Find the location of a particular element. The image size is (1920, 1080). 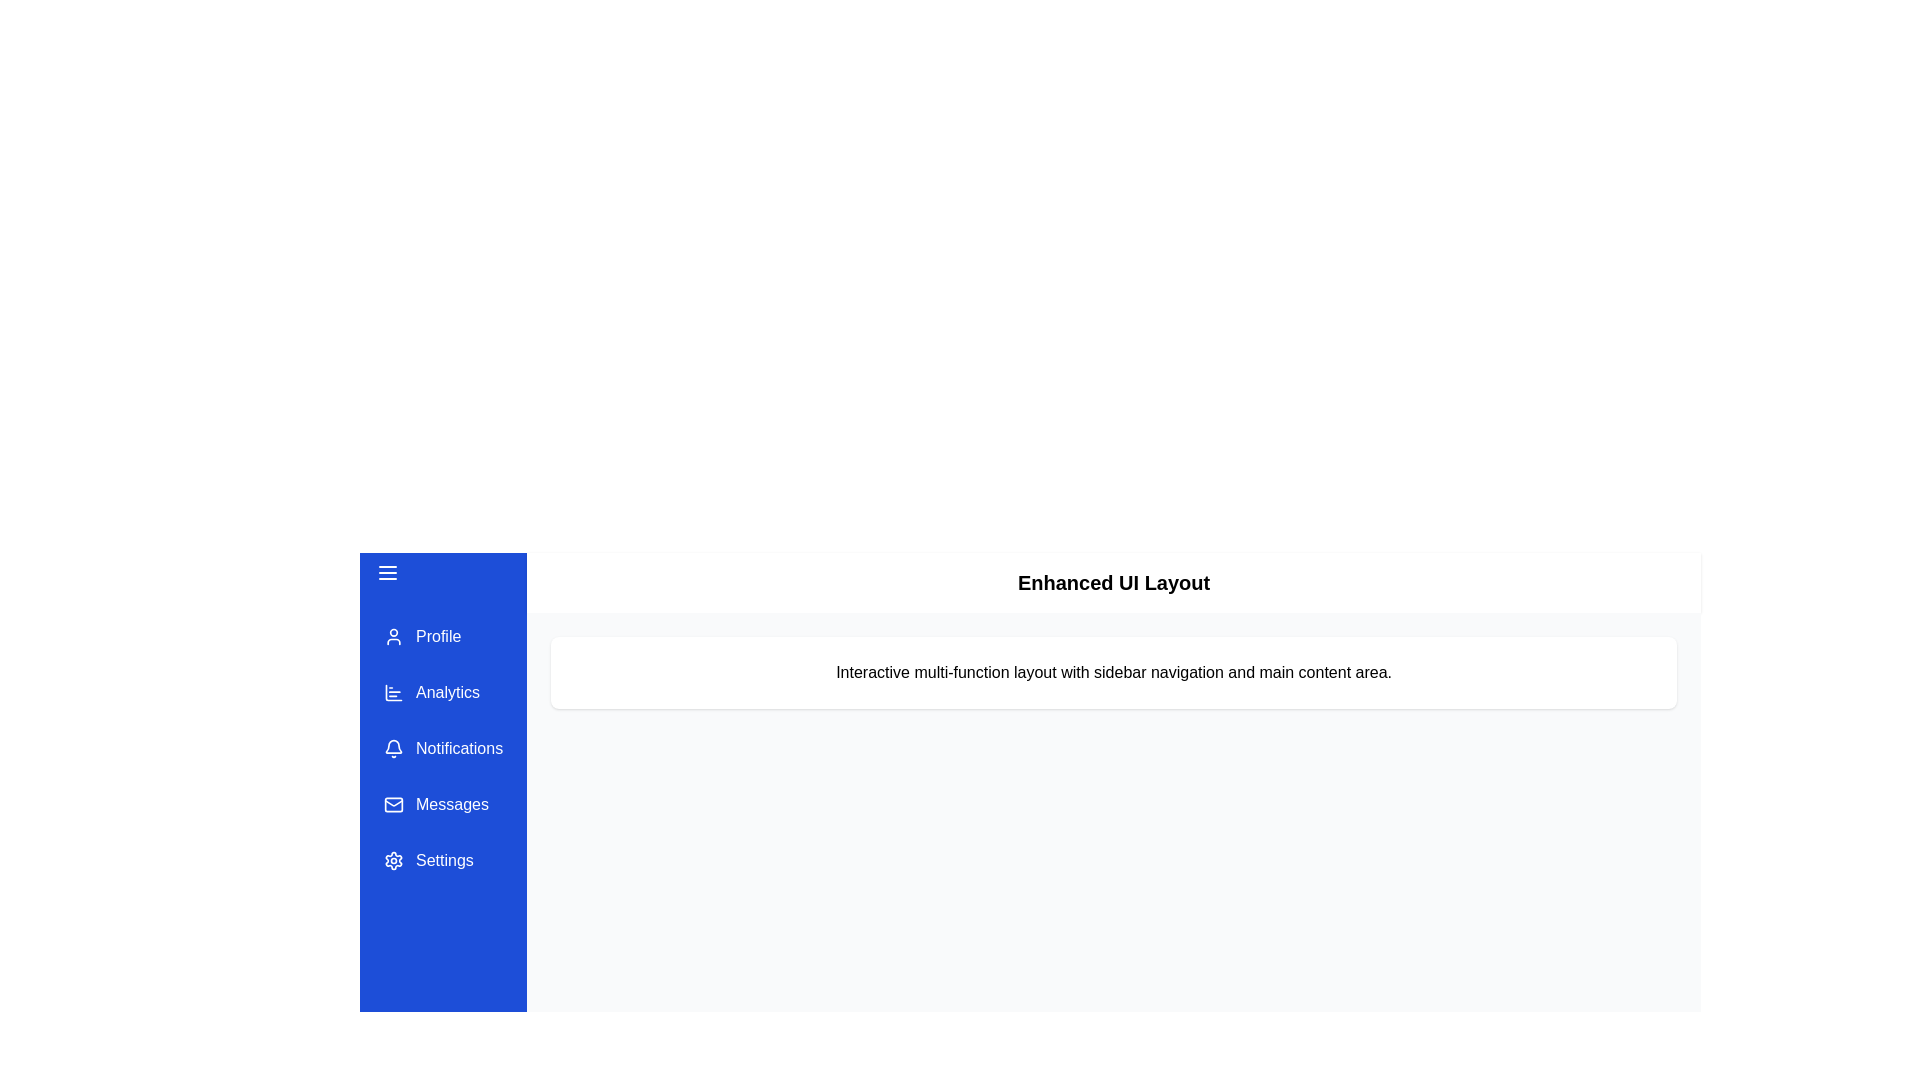

the bell icon styled as a notification indicator located in the blue-themed sidebar menu, positioned between 'Analytics' above and 'Messages' below is located at coordinates (393, 746).